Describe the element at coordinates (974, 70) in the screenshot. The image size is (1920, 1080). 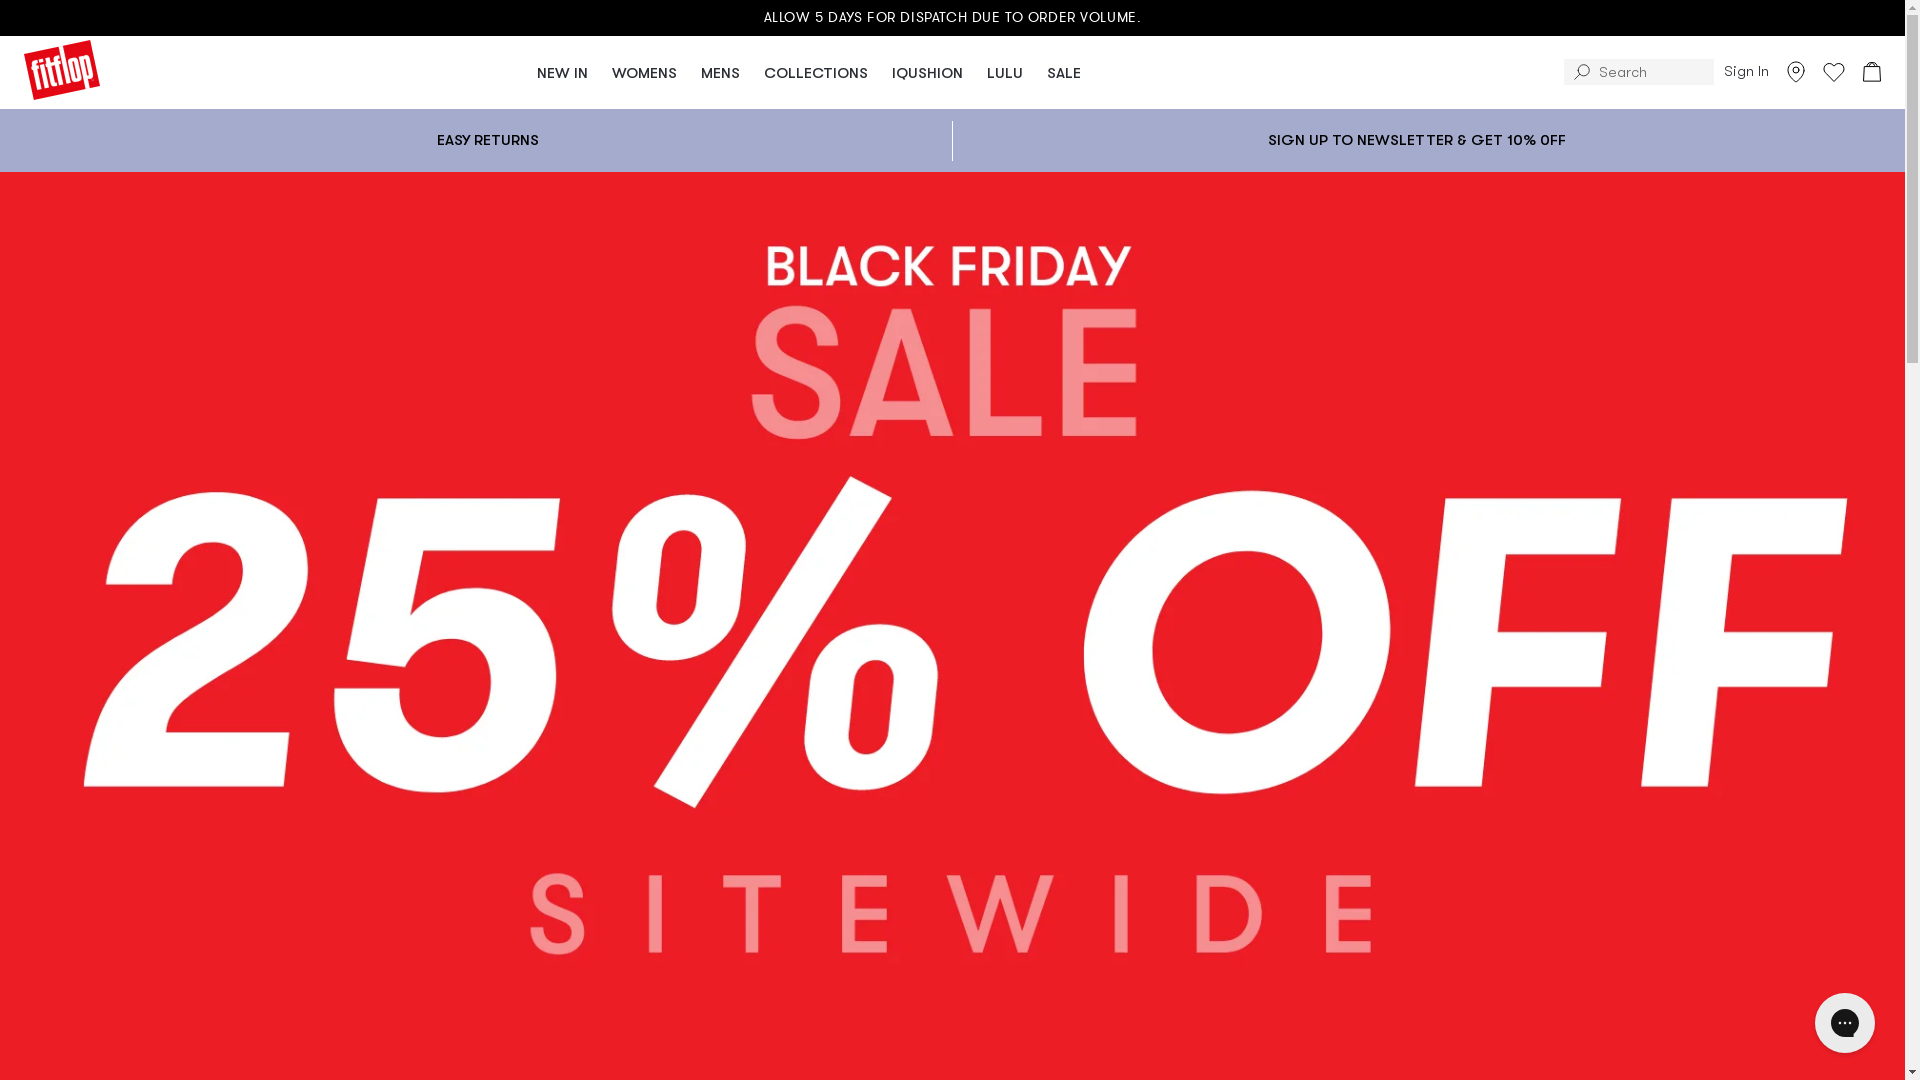
I see `'LULU'` at that location.